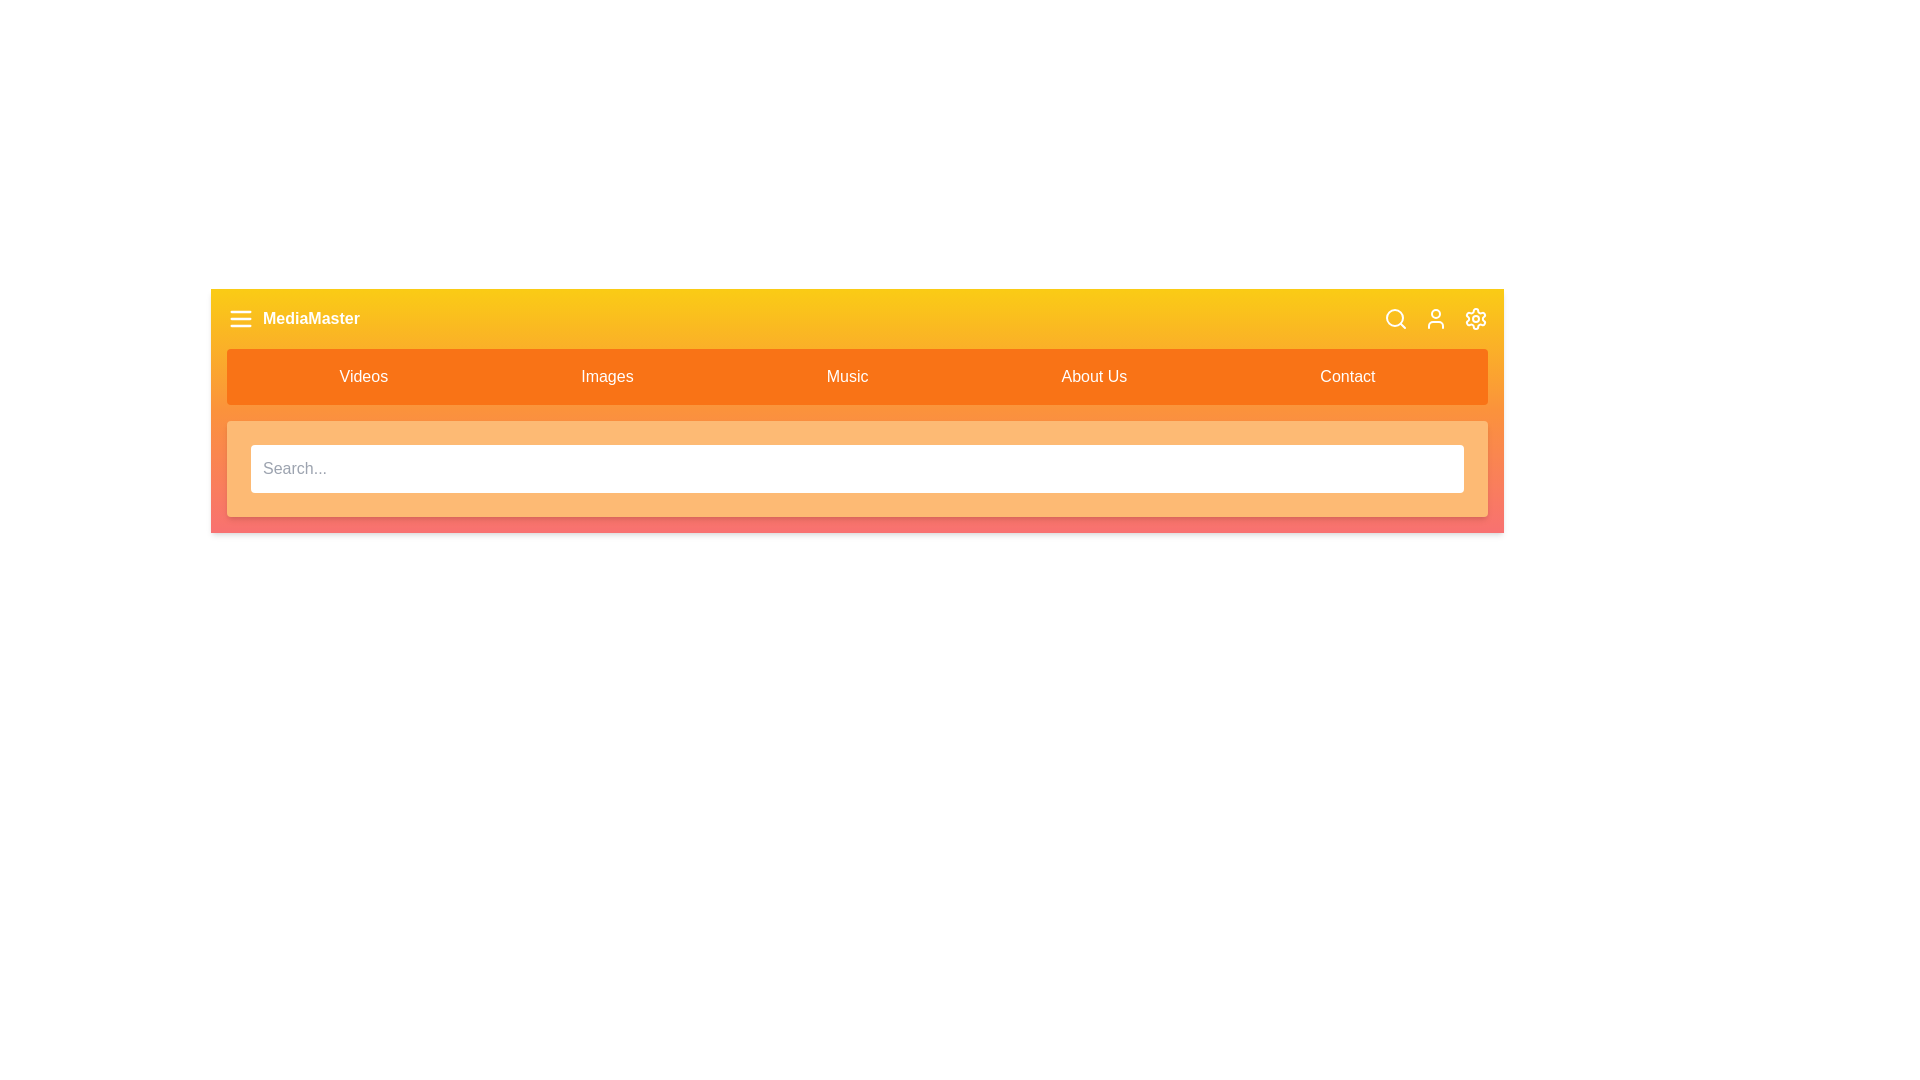 Image resolution: width=1920 pixels, height=1080 pixels. Describe the element at coordinates (1476, 318) in the screenshot. I see `the settings icon to open the configuration options` at that location.